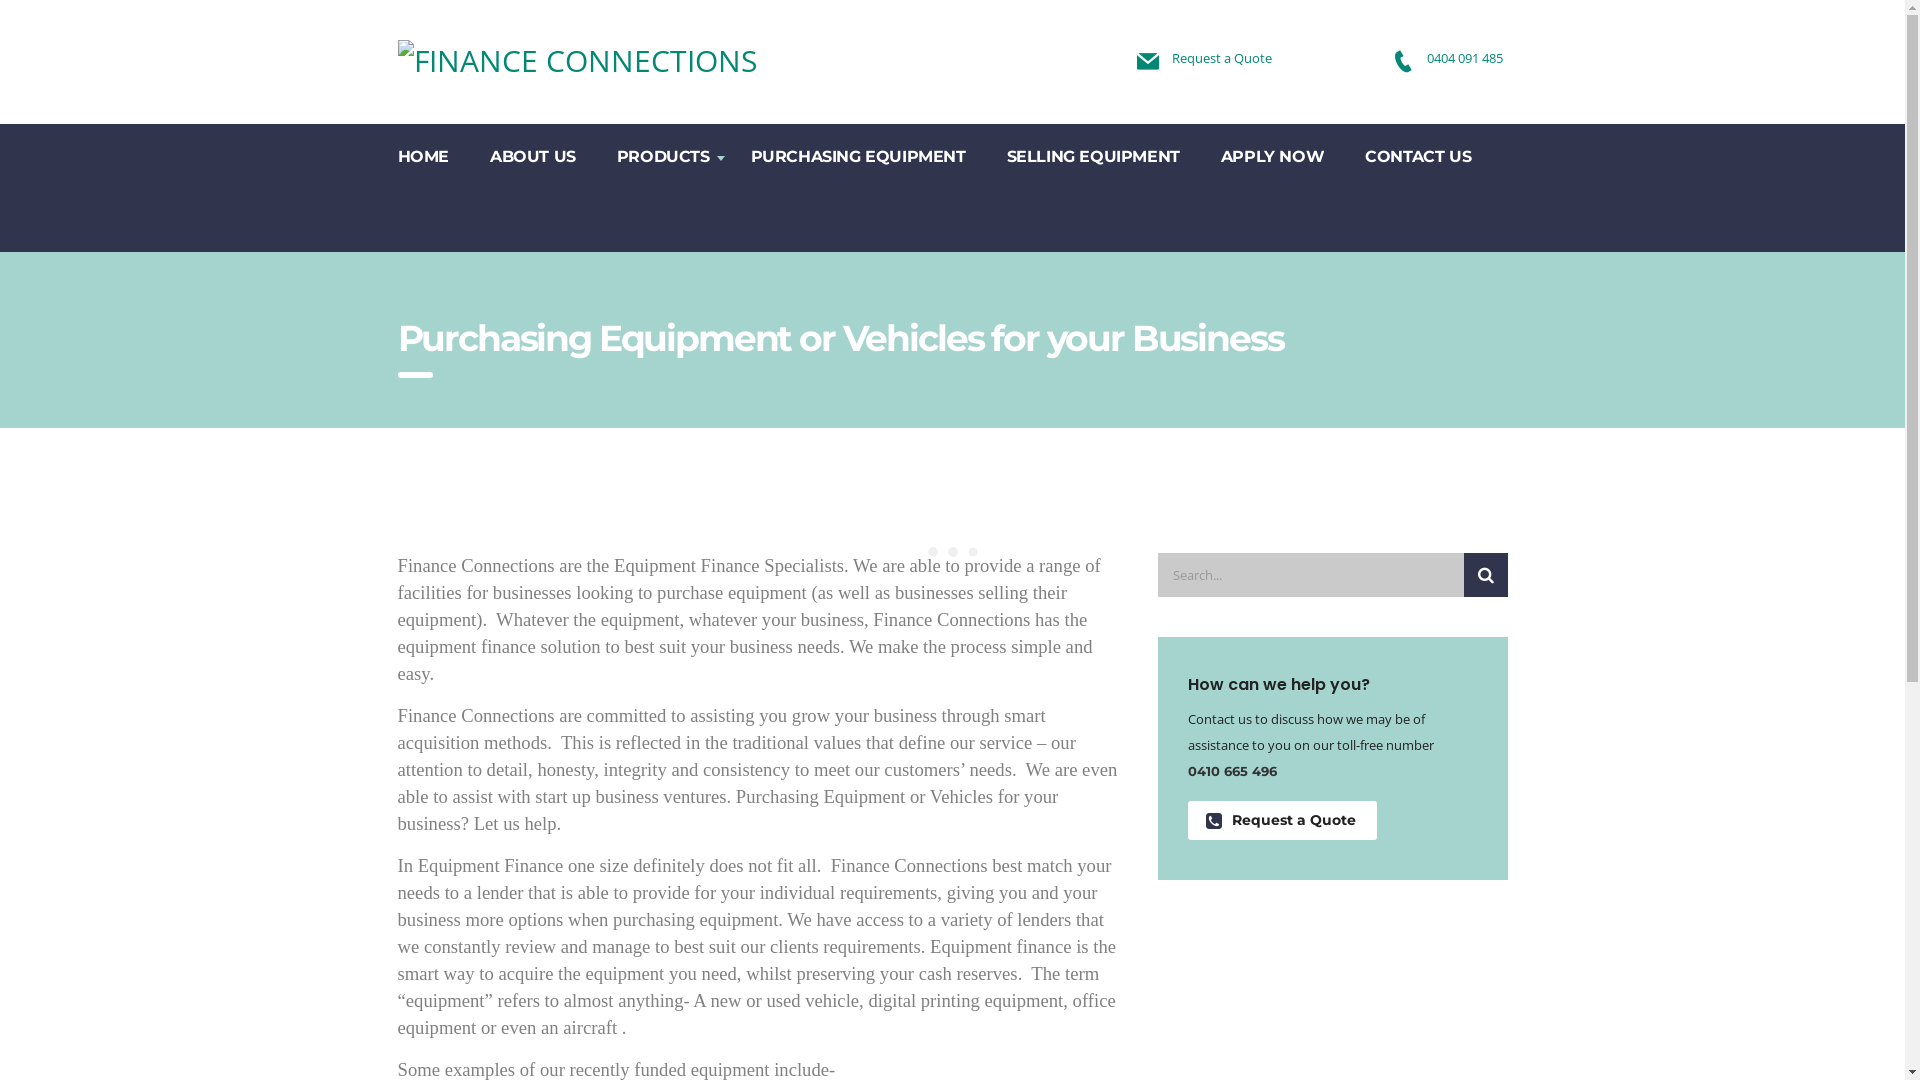 The width and height of the screenshot is (1920, 1080). Describe the element at coordinates (859, 154) in the screenshot. I see `'PURCHASING EQUIPMENT'` at that location.